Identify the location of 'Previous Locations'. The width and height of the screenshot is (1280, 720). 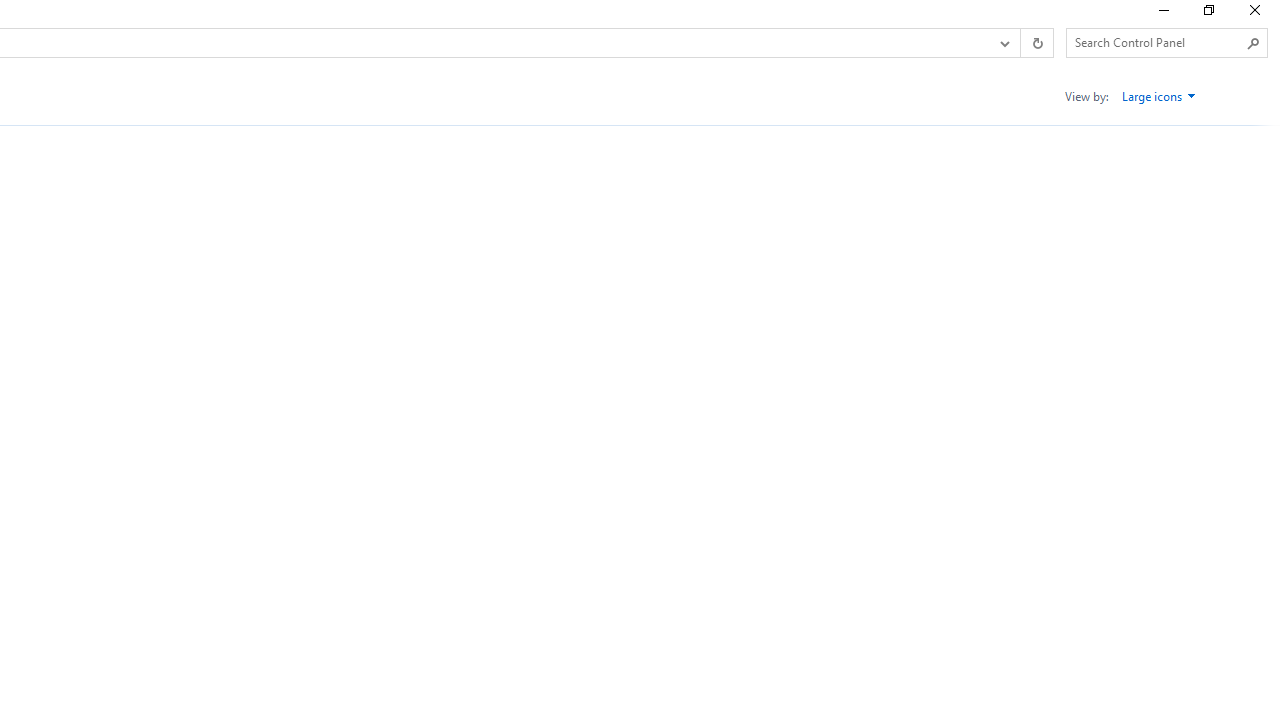
(1003, 43).